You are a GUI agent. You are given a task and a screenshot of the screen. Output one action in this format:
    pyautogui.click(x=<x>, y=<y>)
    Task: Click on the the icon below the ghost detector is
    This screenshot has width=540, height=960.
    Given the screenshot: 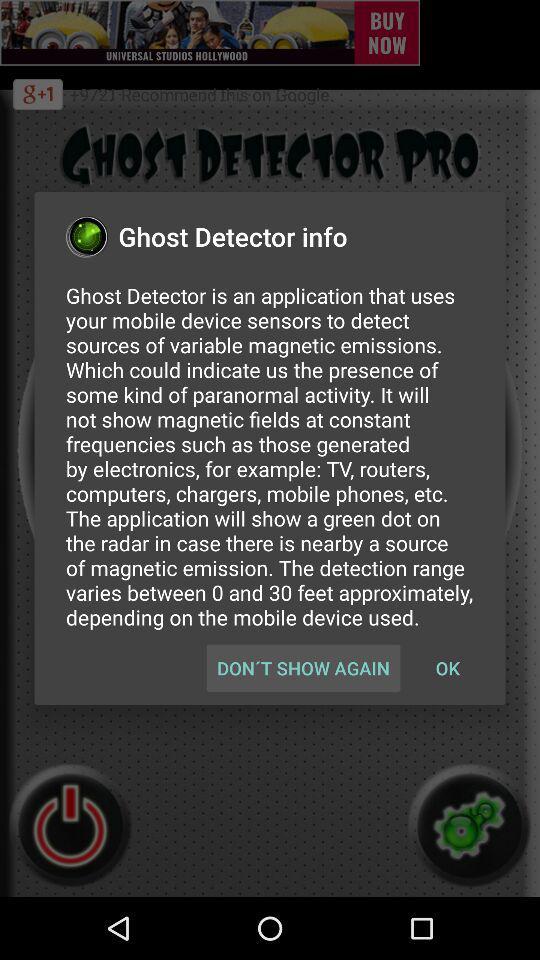 What is the action you would take?
    pyautogui.click(x=302, y=668)
    